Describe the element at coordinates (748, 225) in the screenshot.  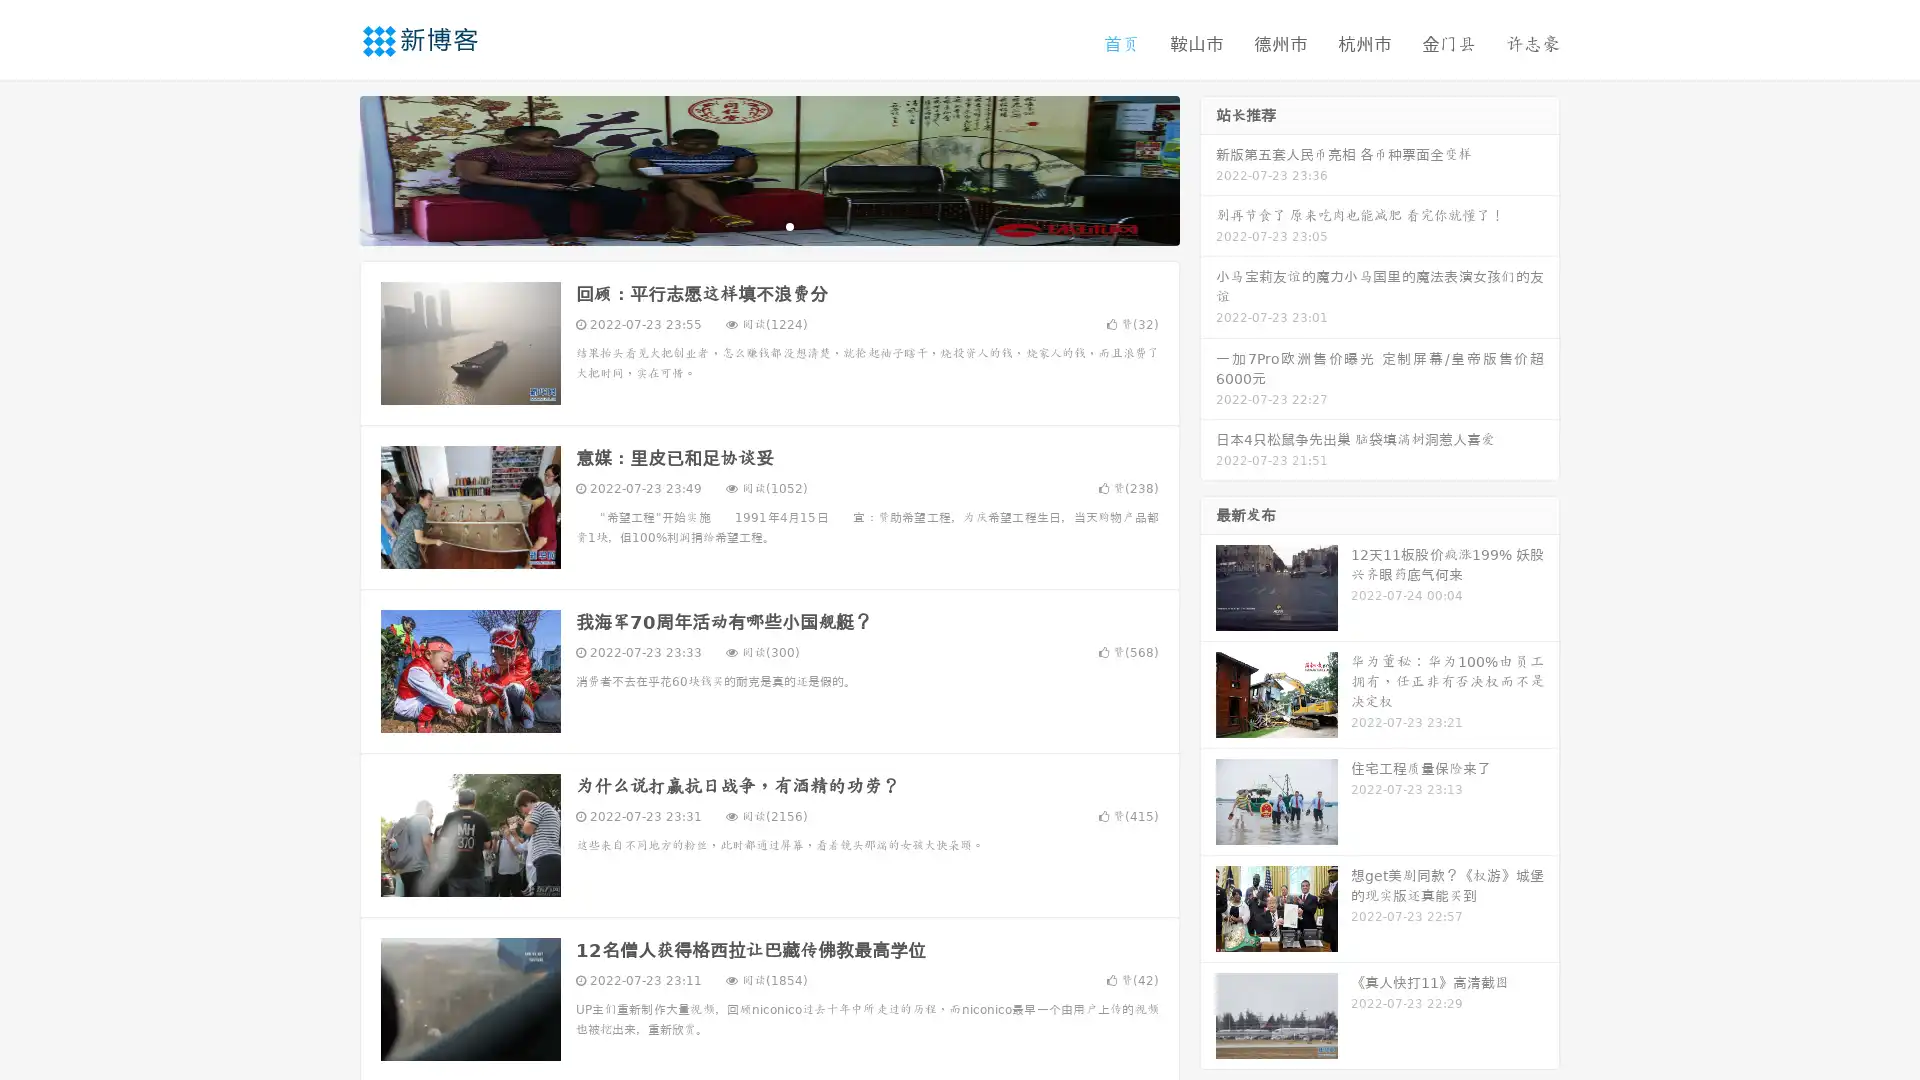
I see `Go to slide 1` at that location.